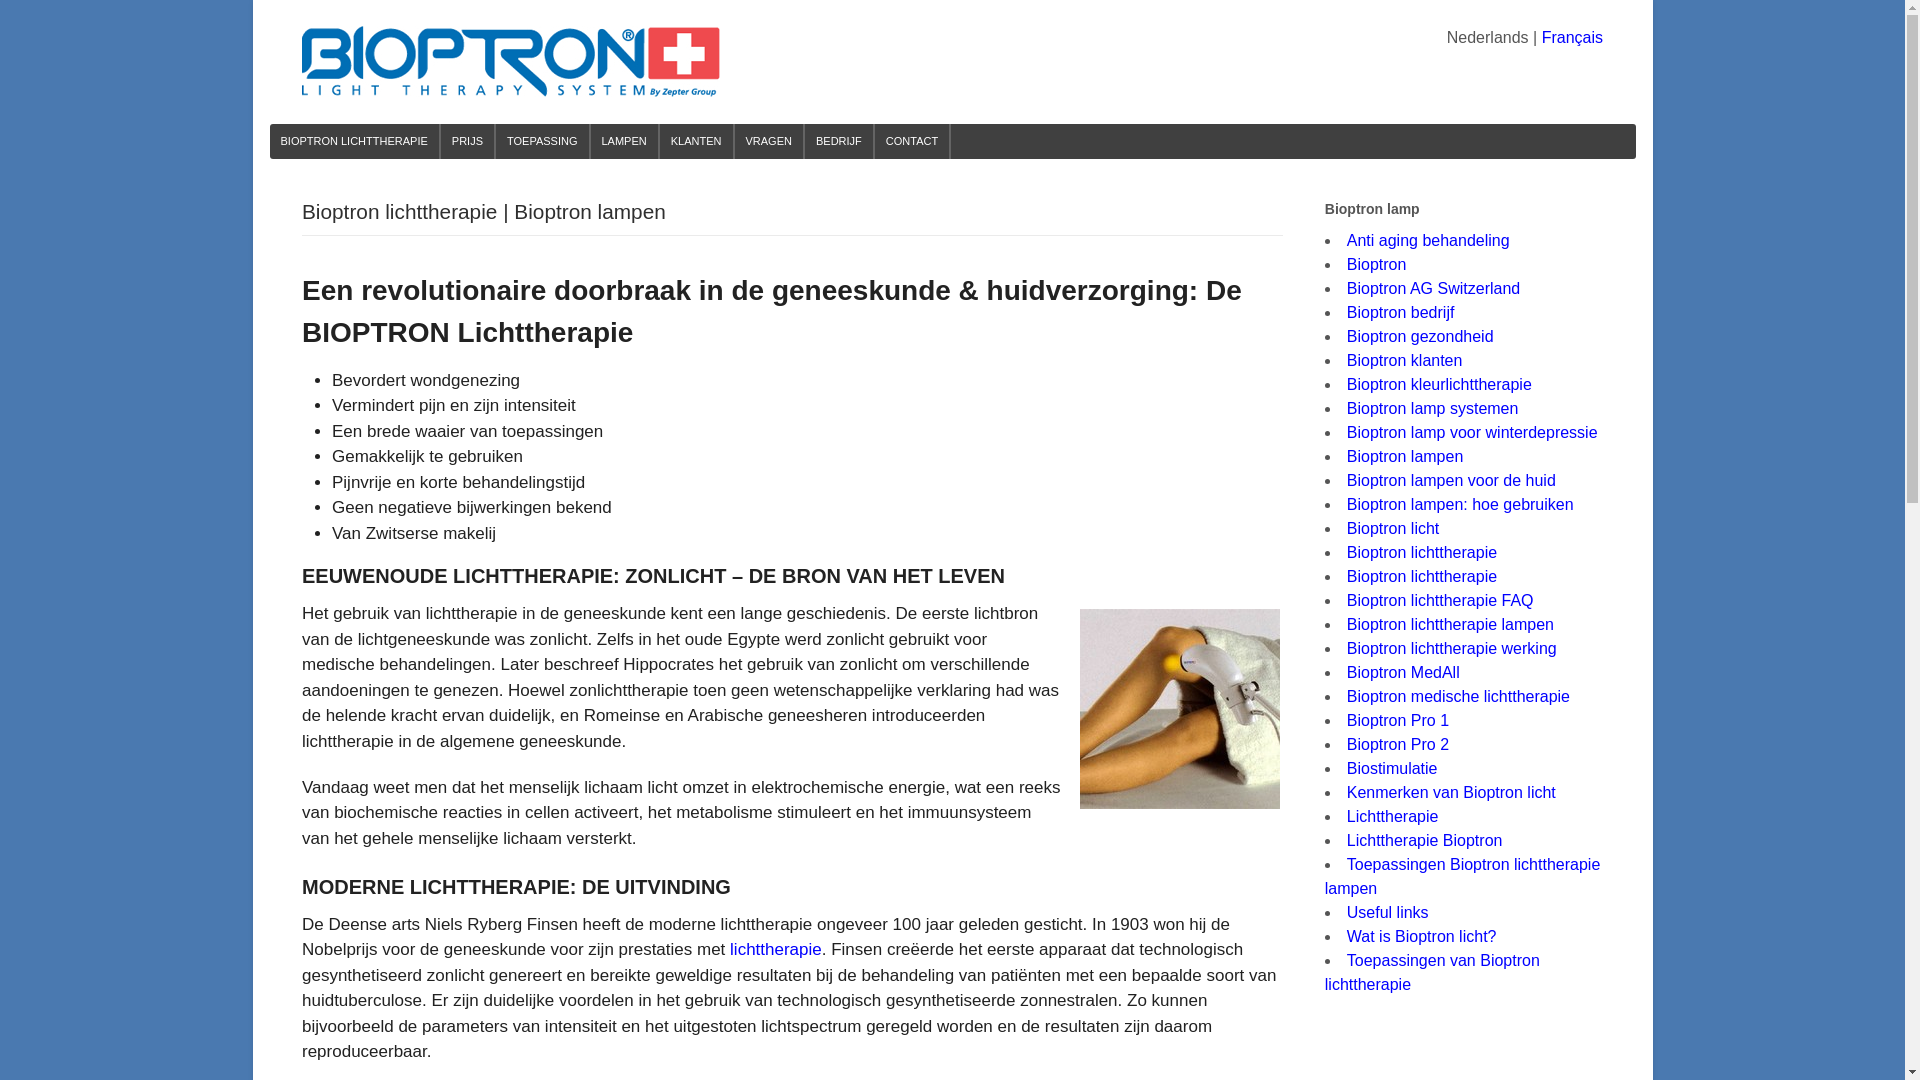 Image resolution: width=1920 pixels, height=1080 pixels. What do you see at coordinates (733, 140) in the screenshot?
I see `'VRAGEN'` at bounding box center [733, 140].